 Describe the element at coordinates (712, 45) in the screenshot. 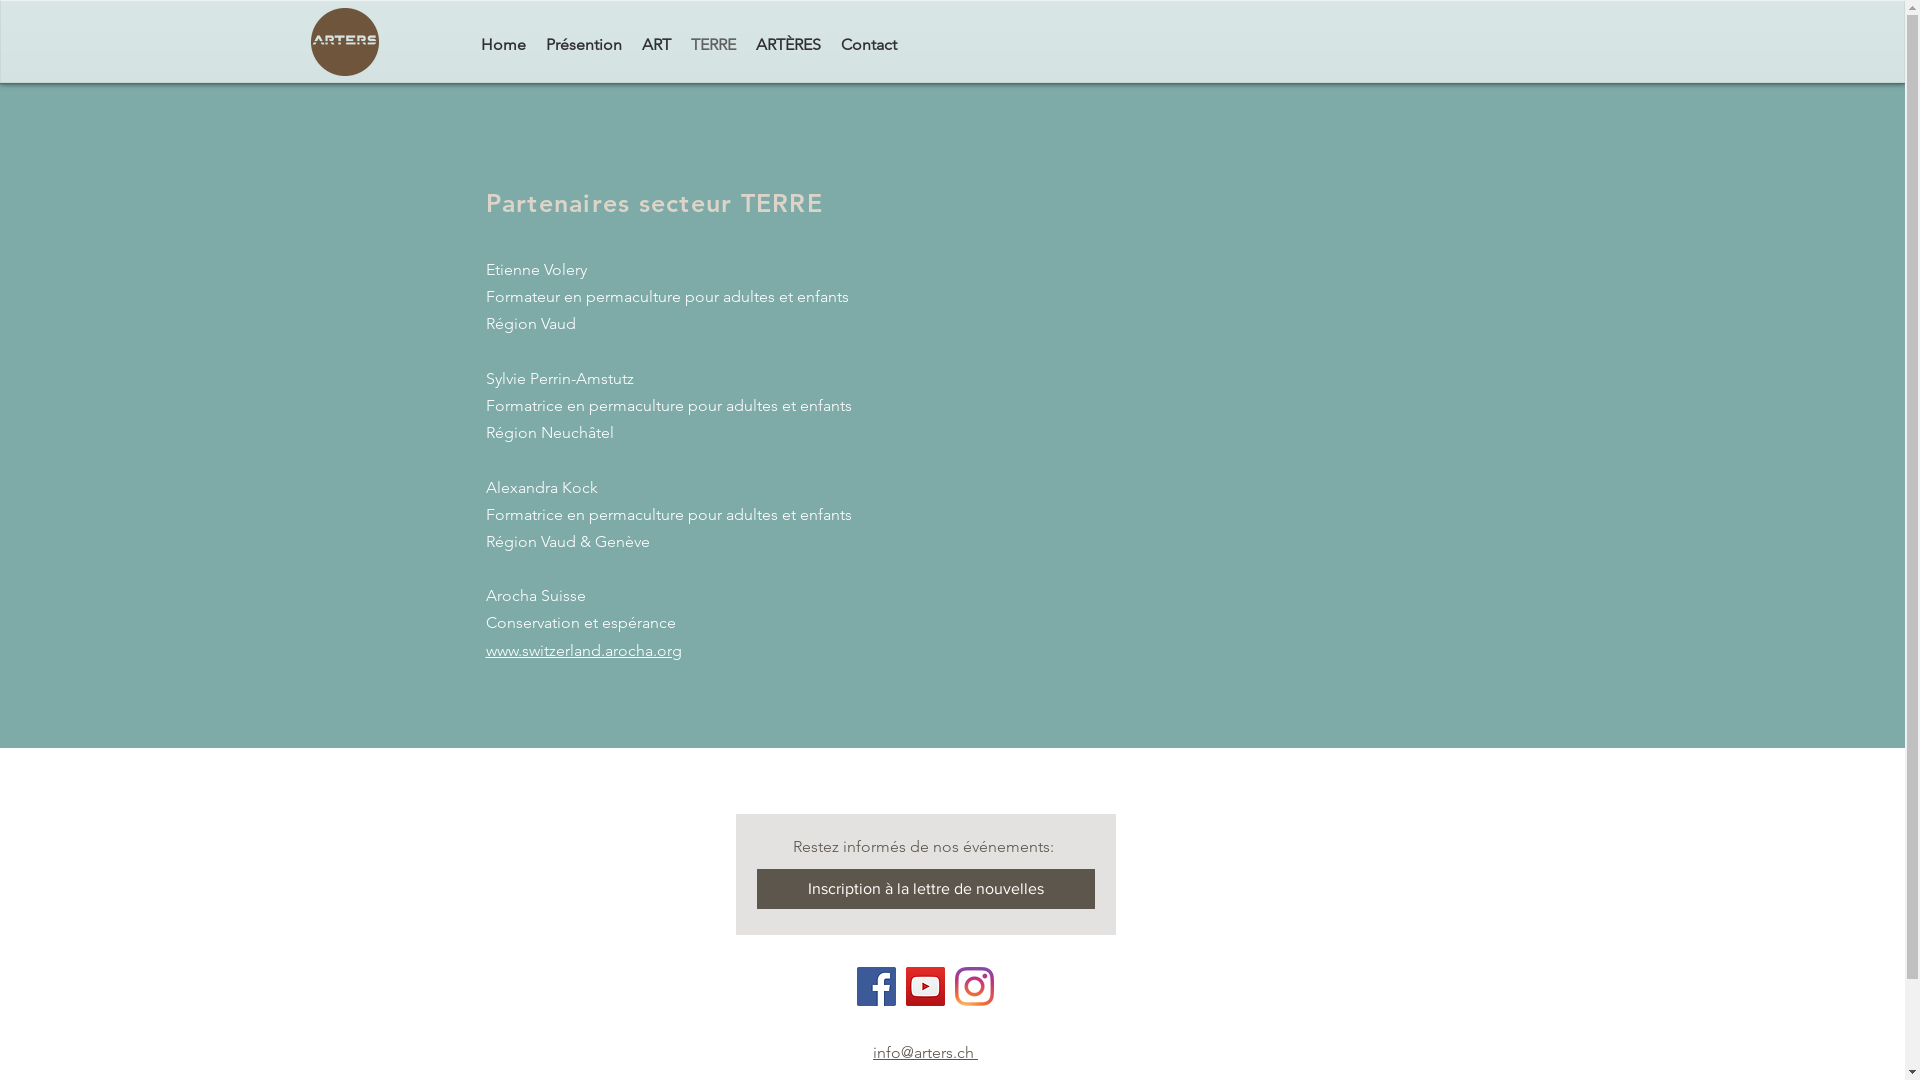

I see `'TERRE'` at that location.